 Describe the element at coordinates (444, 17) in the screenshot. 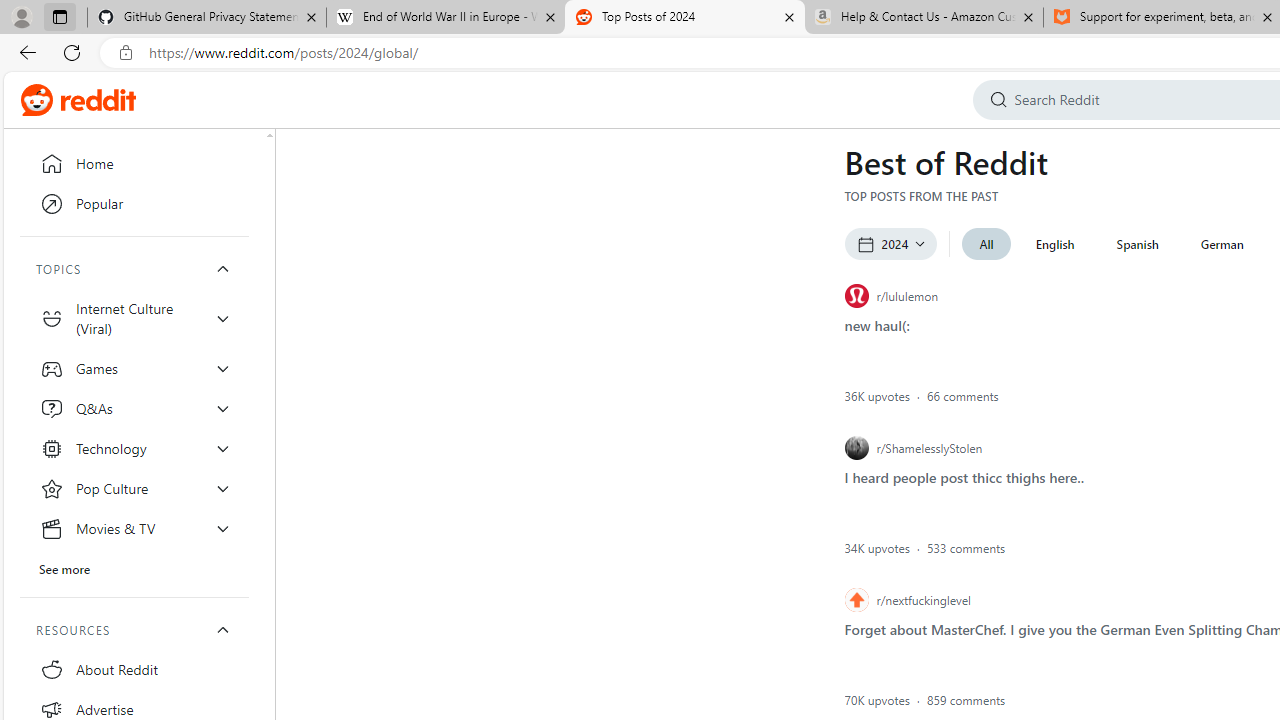

I see `'End of World War II in Europe - Wikipedia'` at that location.